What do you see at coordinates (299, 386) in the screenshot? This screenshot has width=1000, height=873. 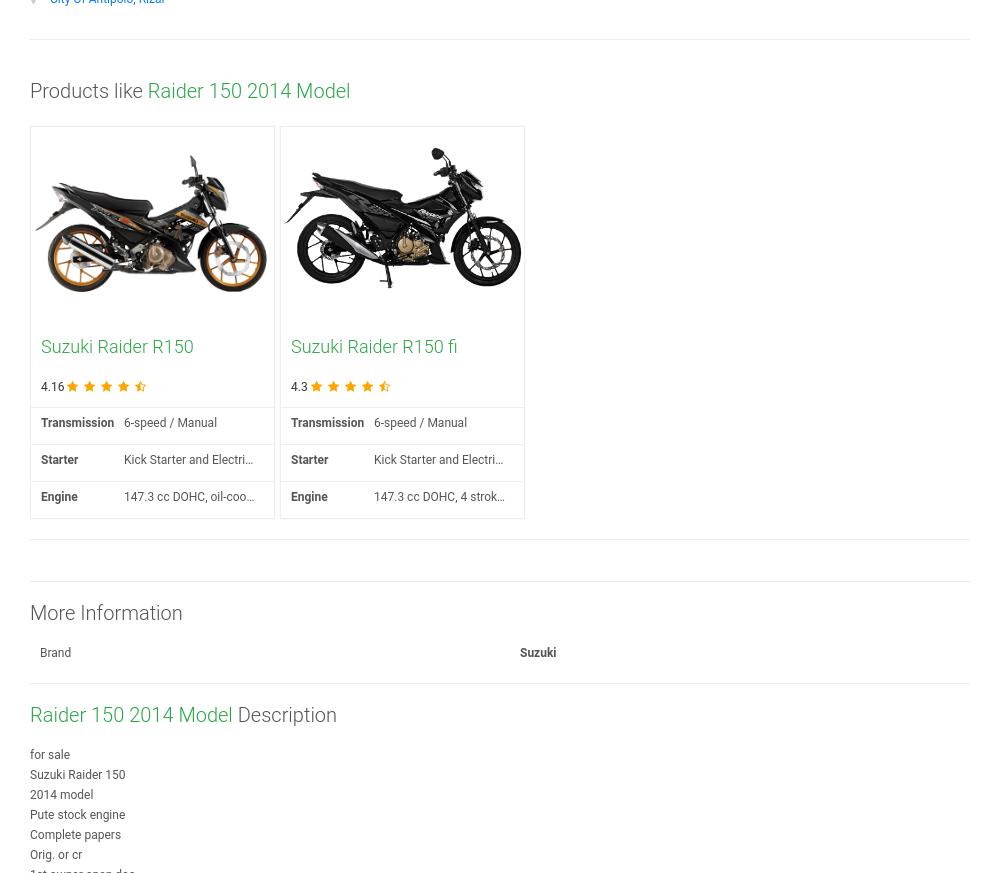 I see `'4.3'` at bounding box center [299, 386].